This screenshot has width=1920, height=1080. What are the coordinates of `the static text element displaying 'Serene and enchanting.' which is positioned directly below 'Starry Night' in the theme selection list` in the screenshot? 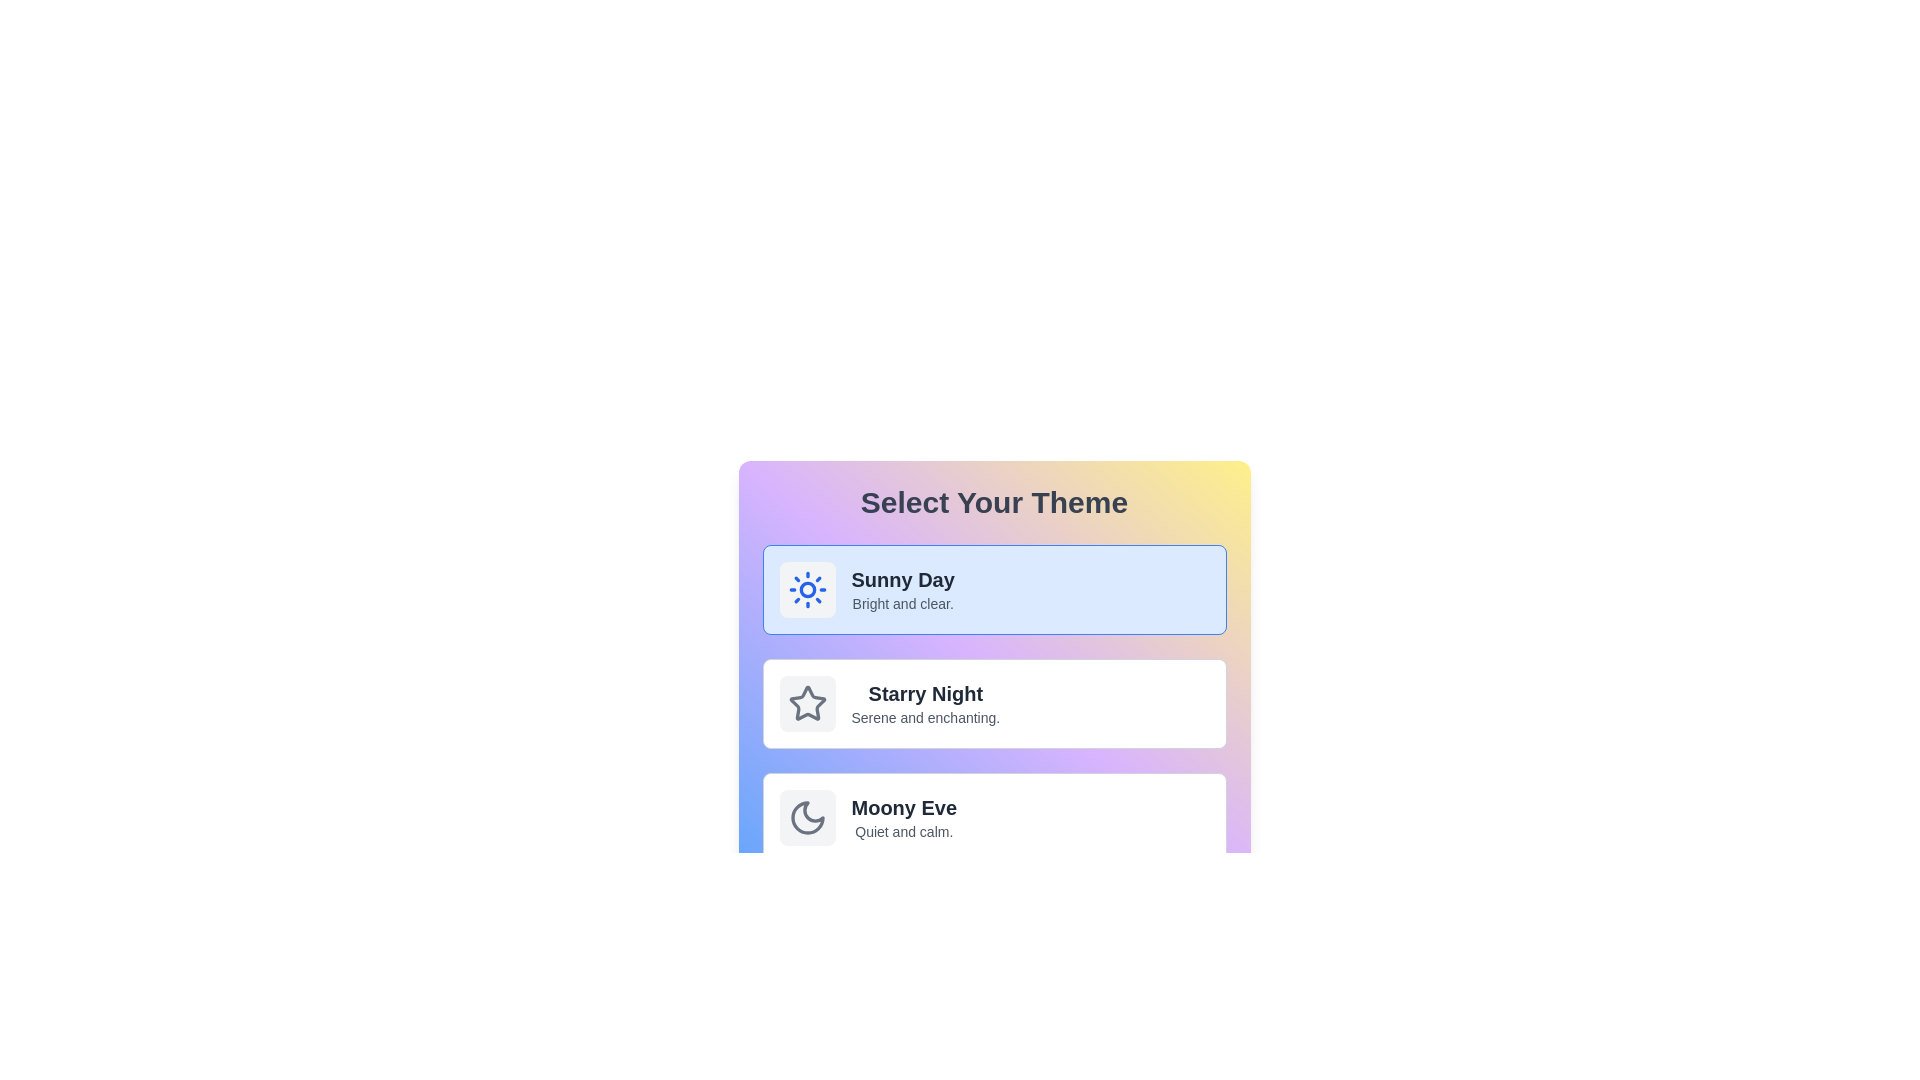 It's located at (924, 716).